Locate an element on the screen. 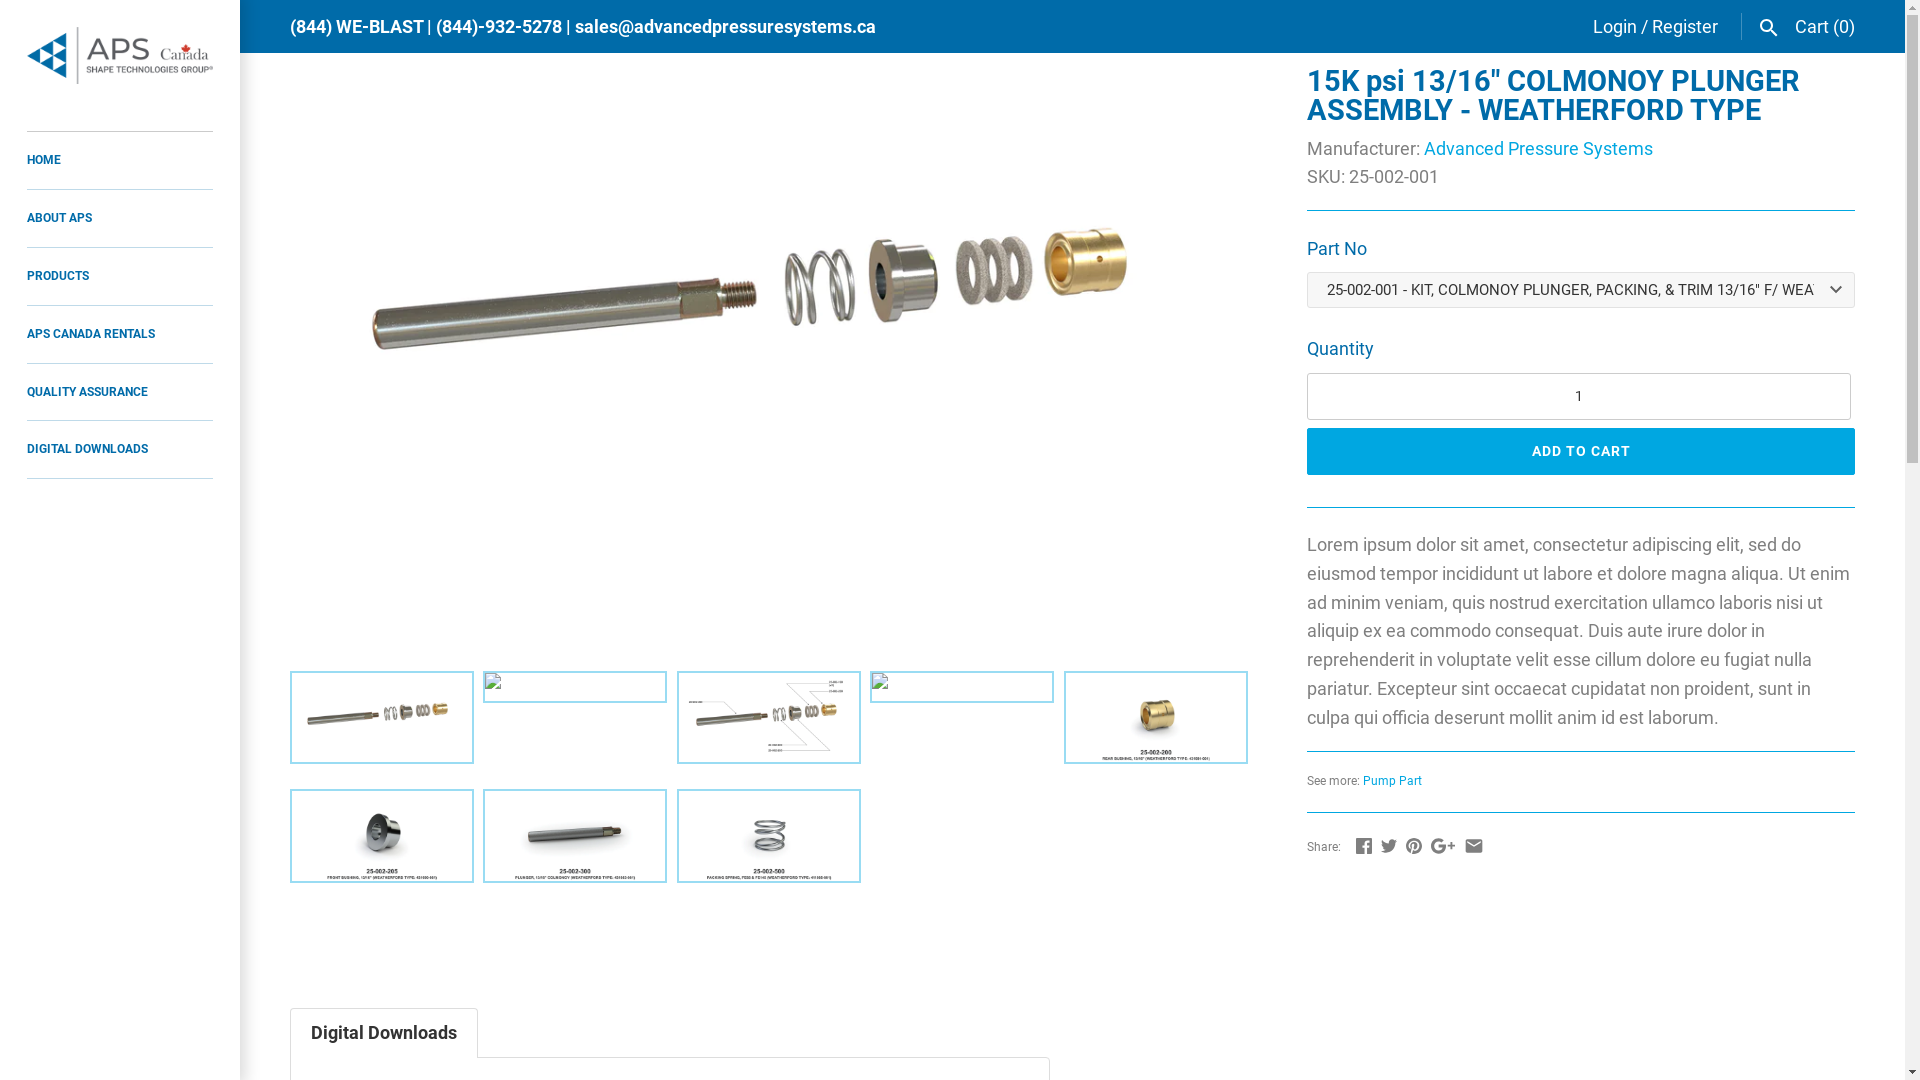 The image size is (1920, 1080). 'ADD TO CART' is located at coordinates (1579, 451).